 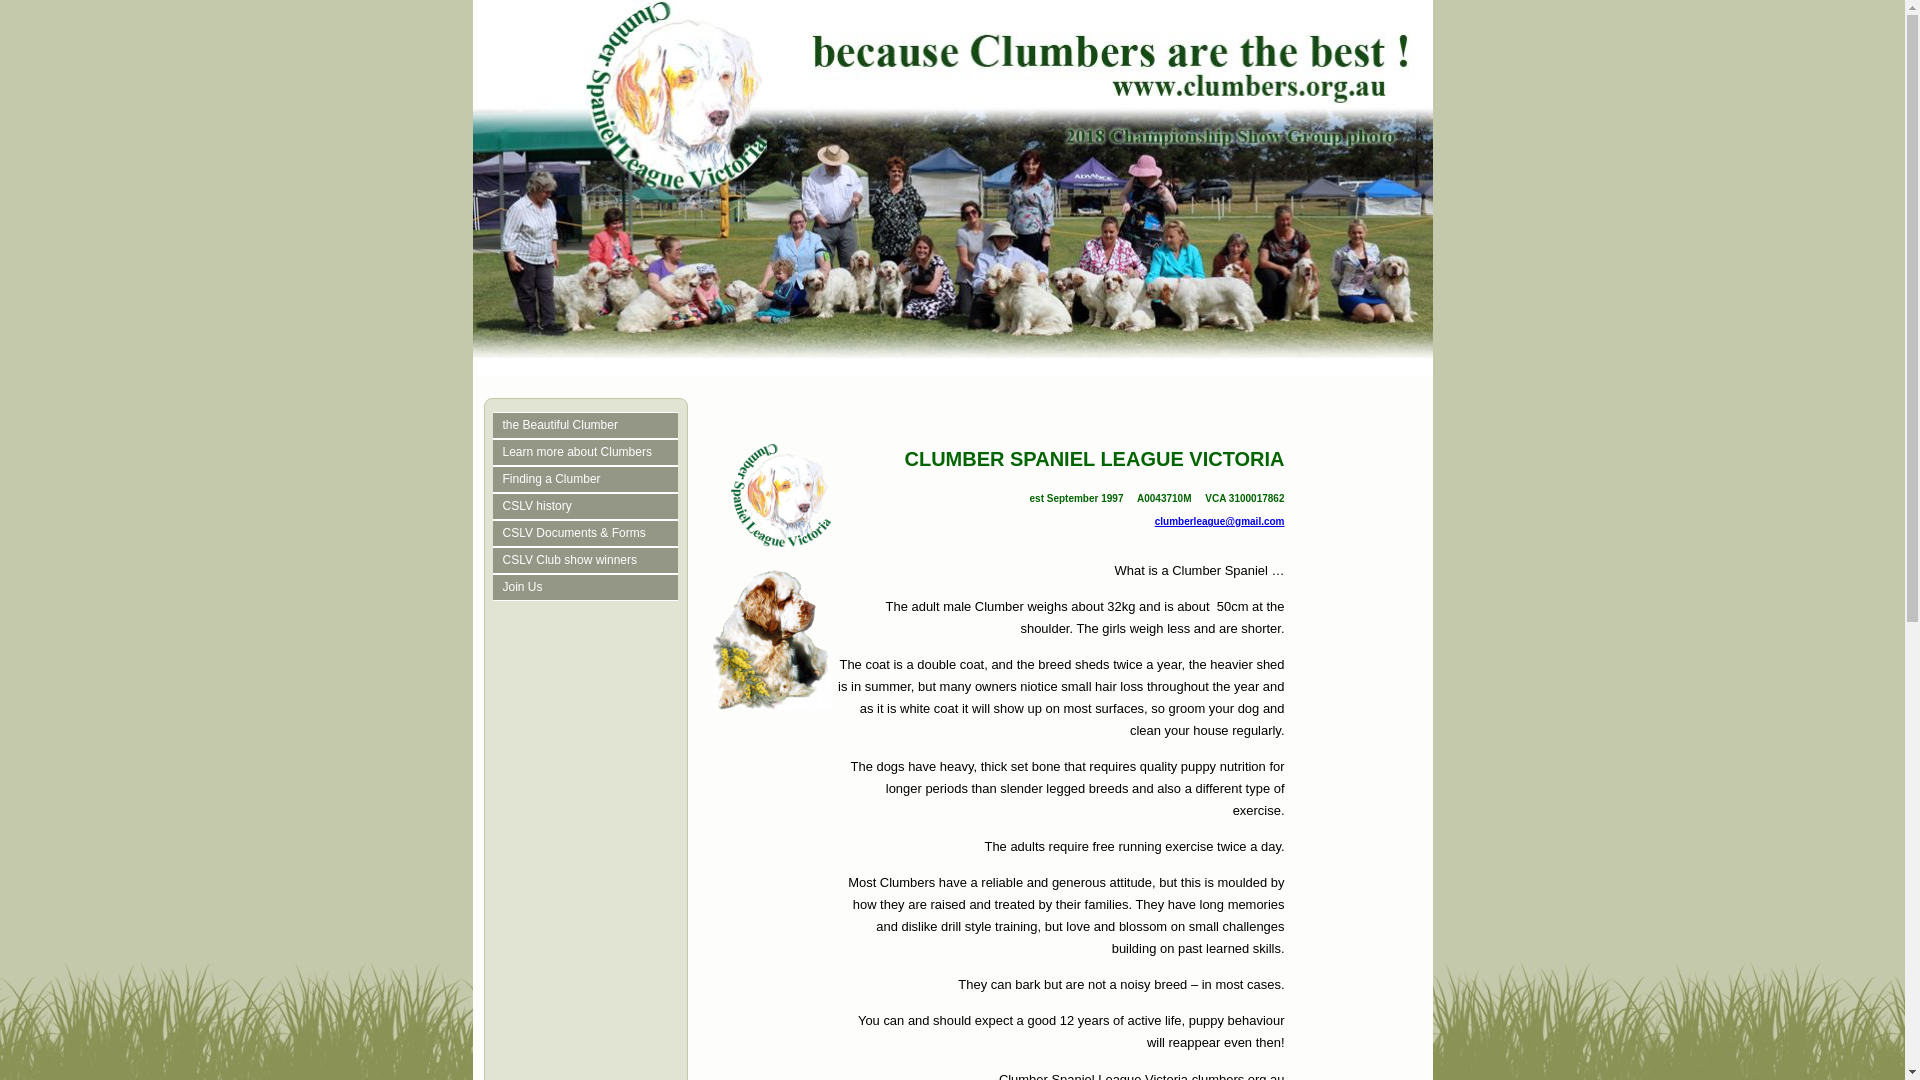 What do you see at coordinates (588, 479) in the screenshot?
I see `'Finding a Clumber'` at bounding box center [588, 479].